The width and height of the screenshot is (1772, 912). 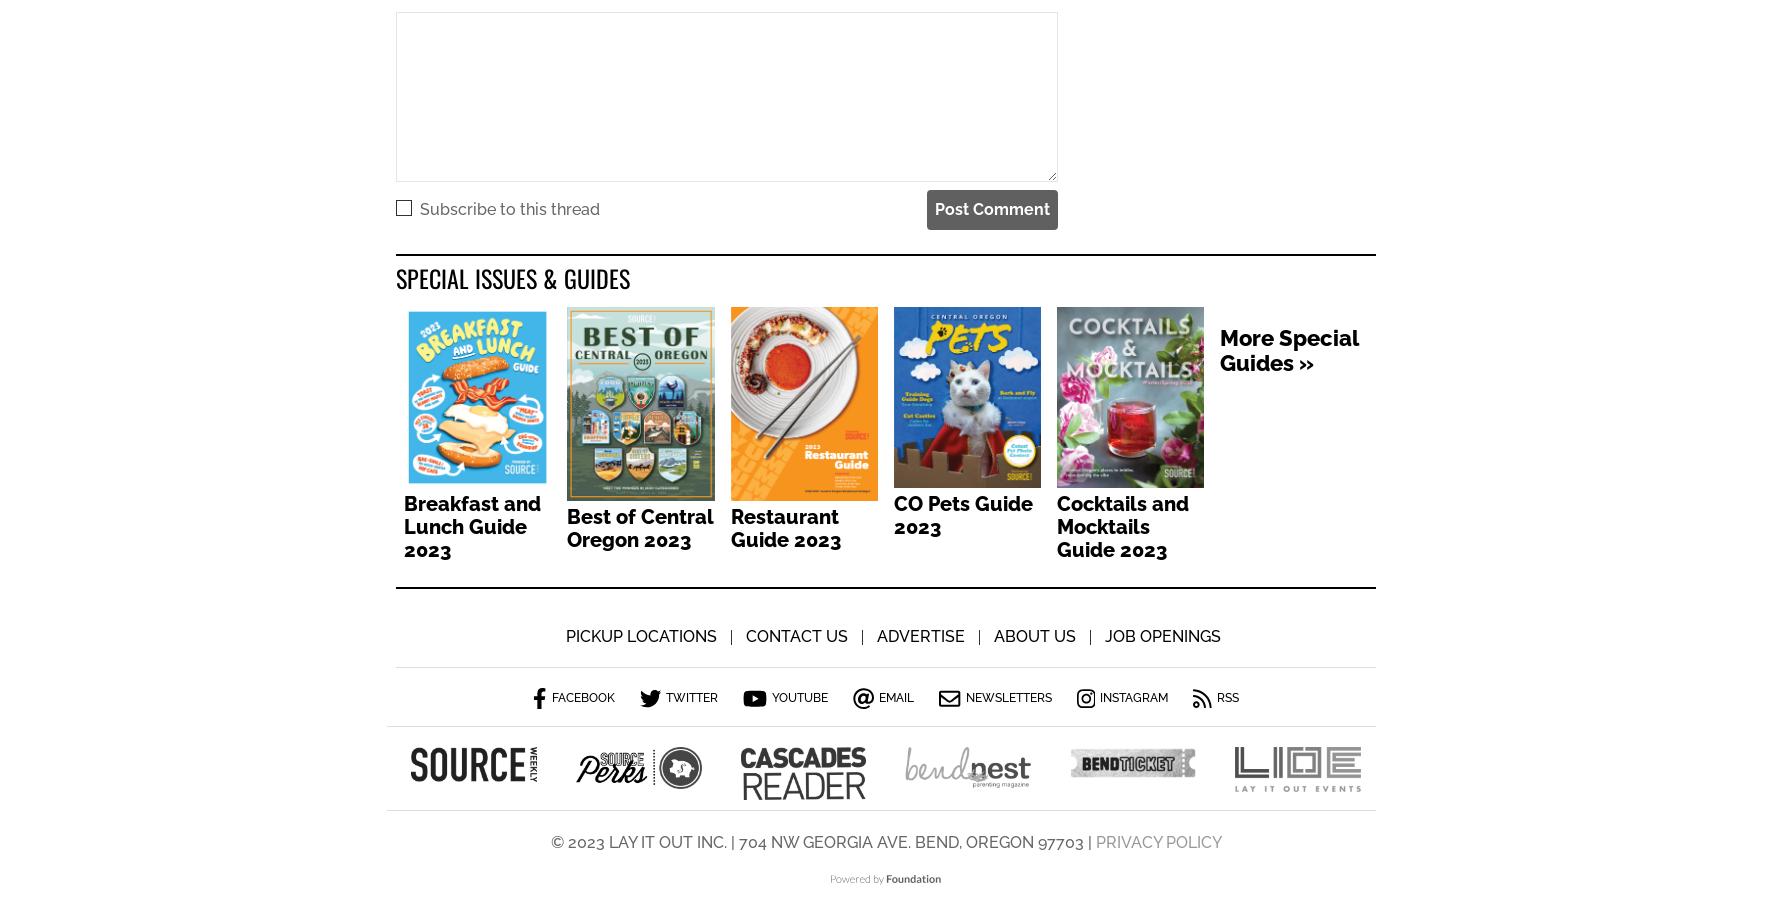 I want to click on 'Newsletters', so click(x=1007, y=699).